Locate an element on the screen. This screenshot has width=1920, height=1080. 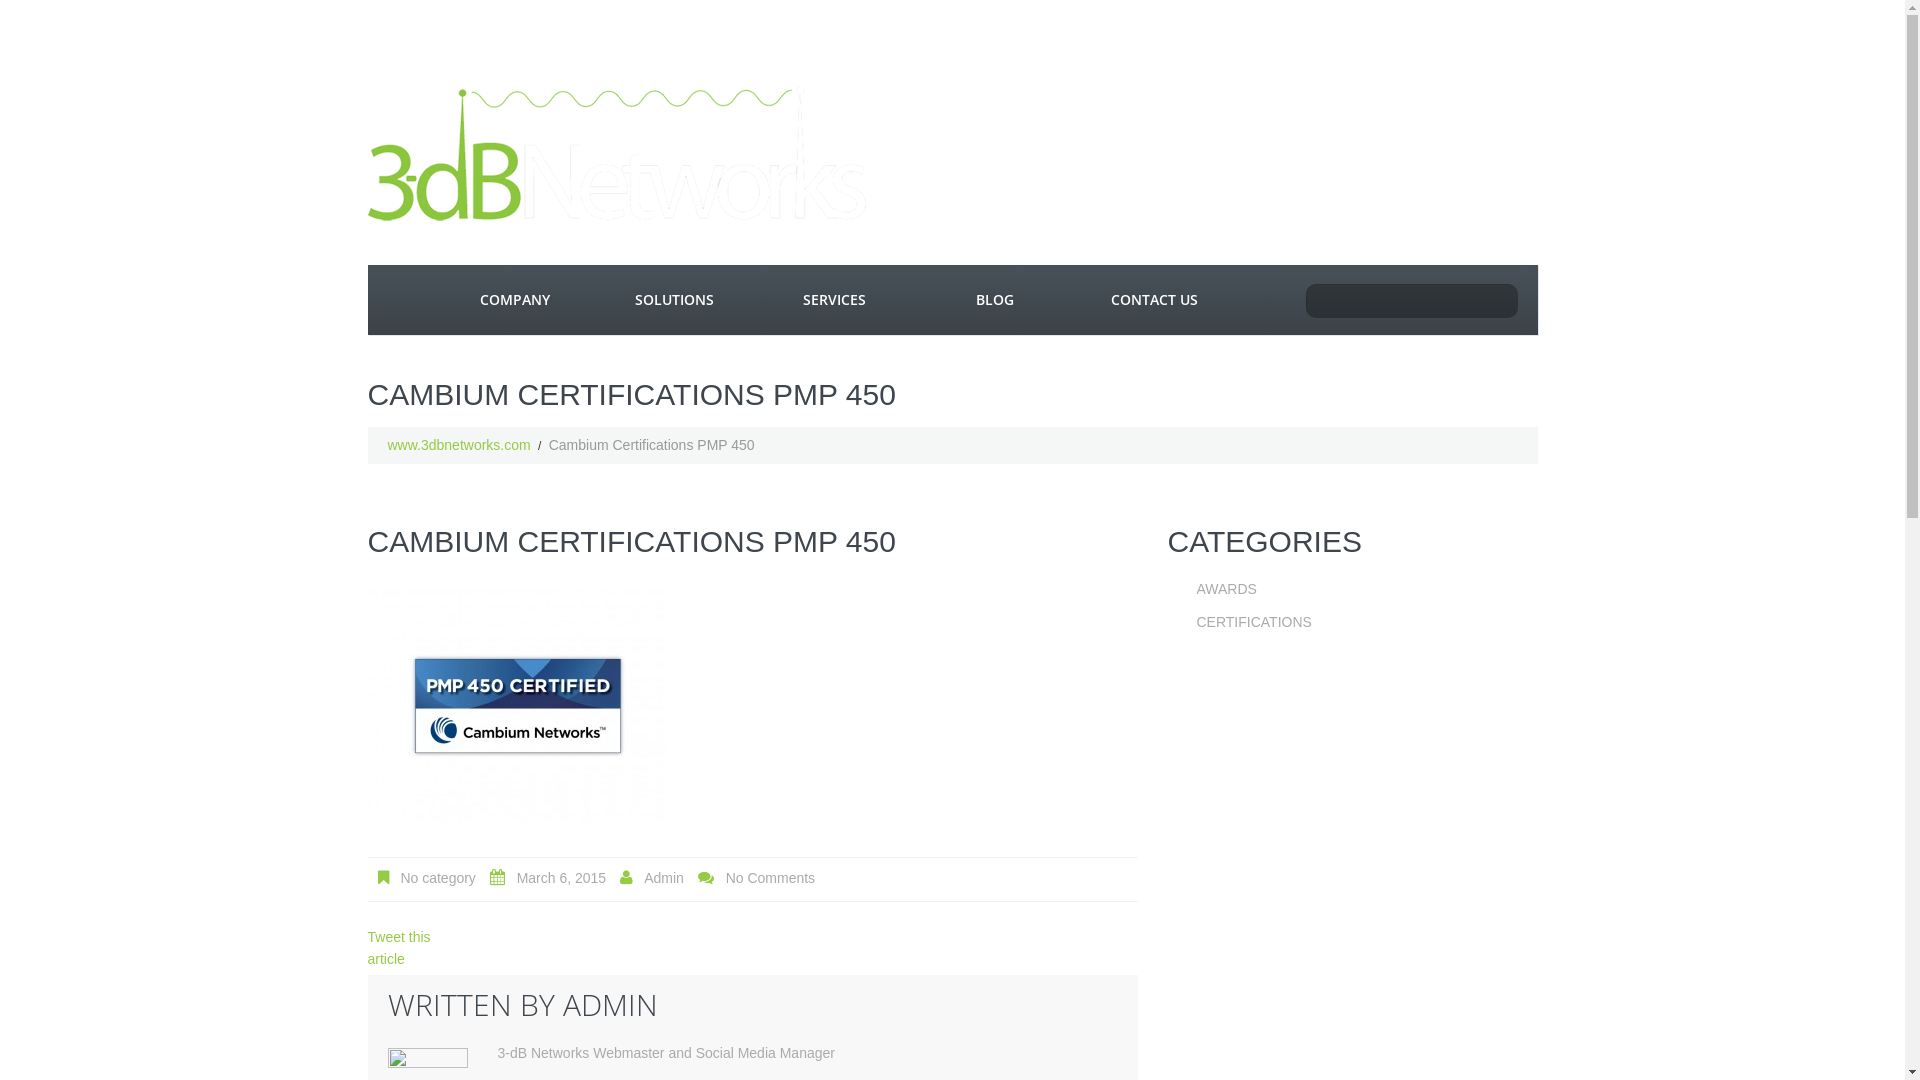
'AWARDS' is located at coordinates (1224, 588).